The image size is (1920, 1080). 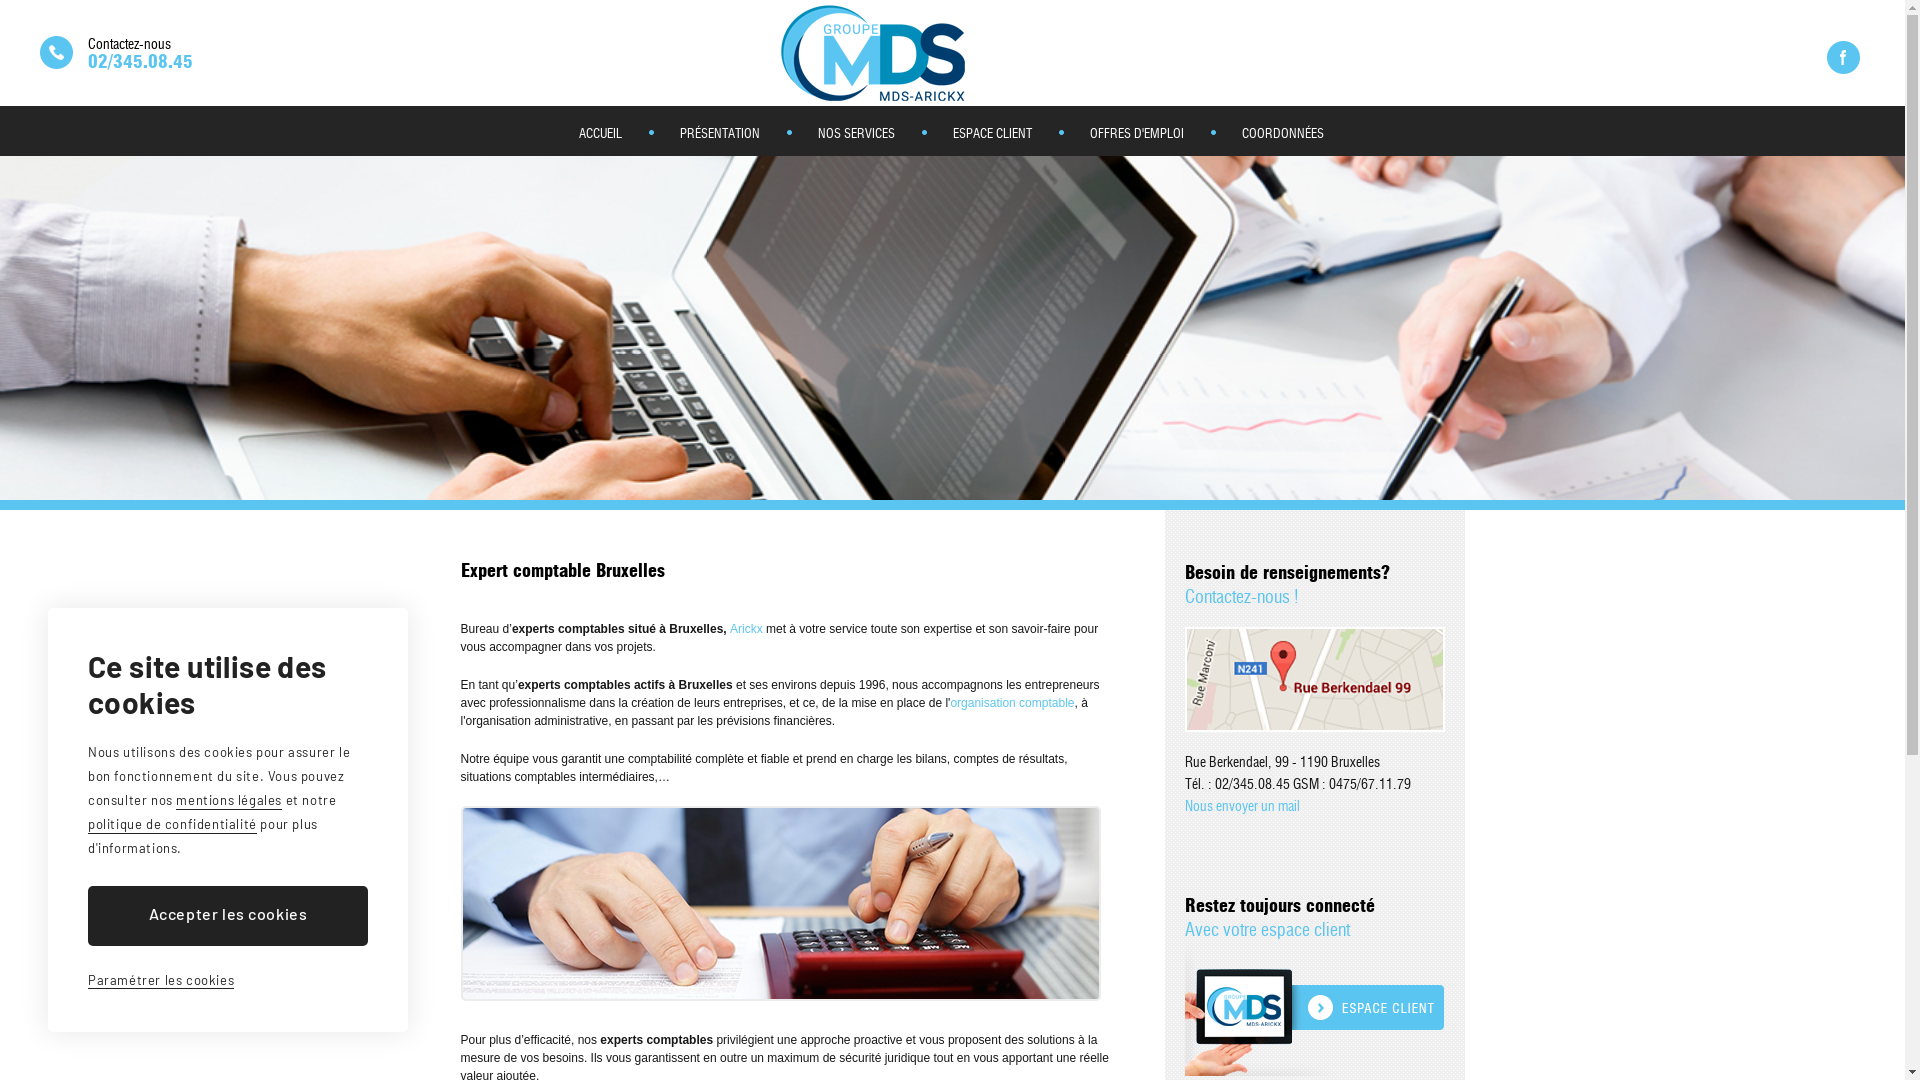 What do you see at coordinates (1133, 131) in the screenshot?
I see `'OFFRES D'EMPLOI'` at bounding box center [1133, 131].